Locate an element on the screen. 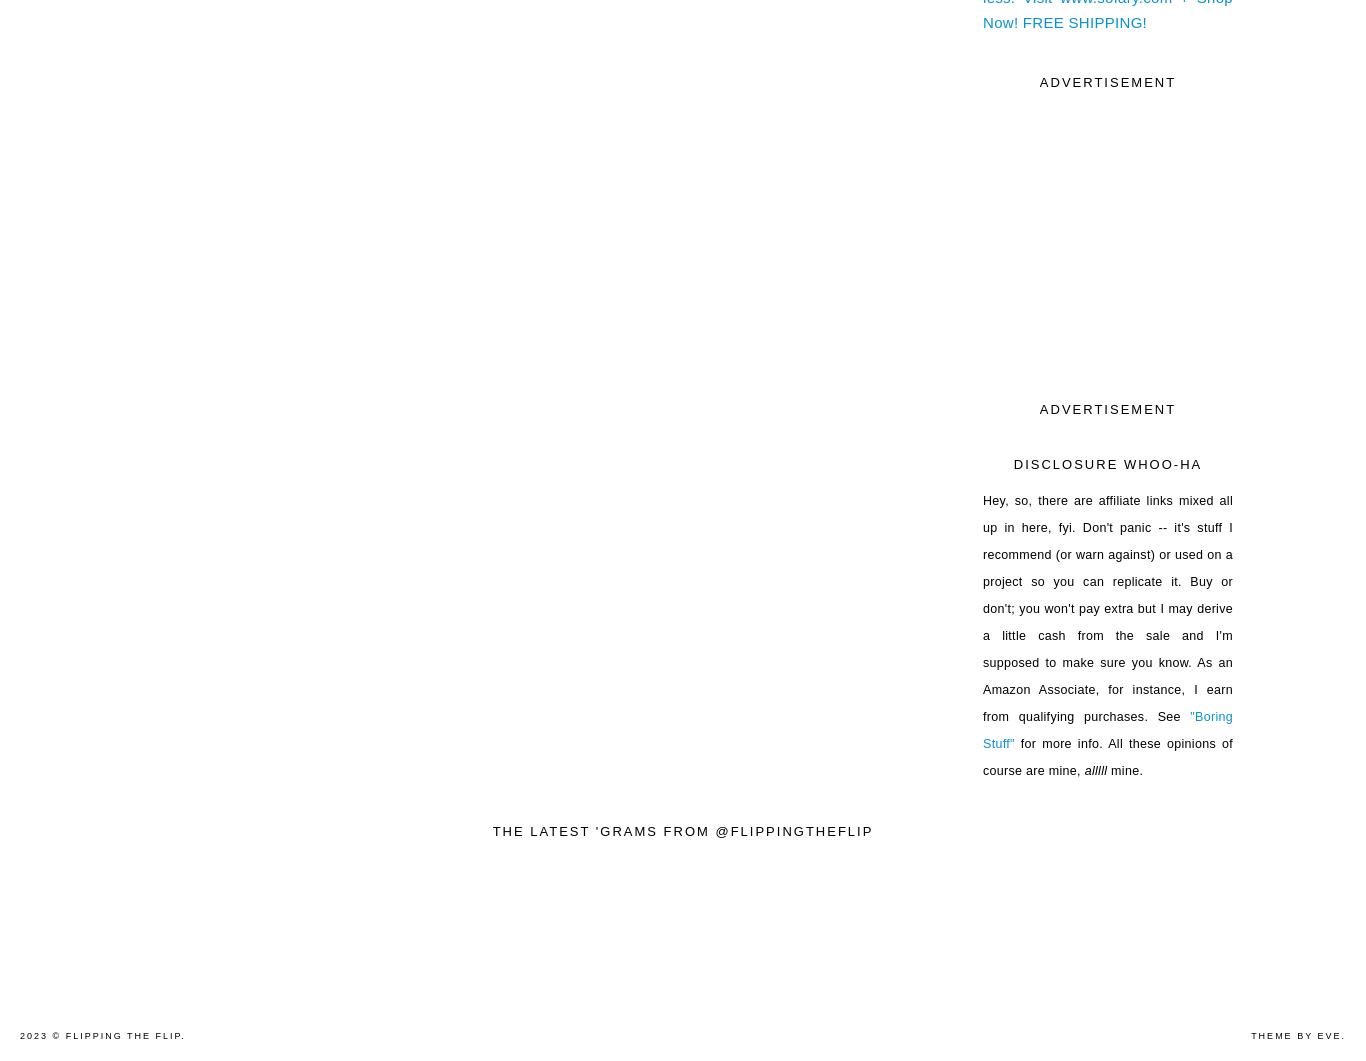 This screenshot has height=1061, width=1366. '"Boring Stuff"' is located at coordinates (1106, 729).